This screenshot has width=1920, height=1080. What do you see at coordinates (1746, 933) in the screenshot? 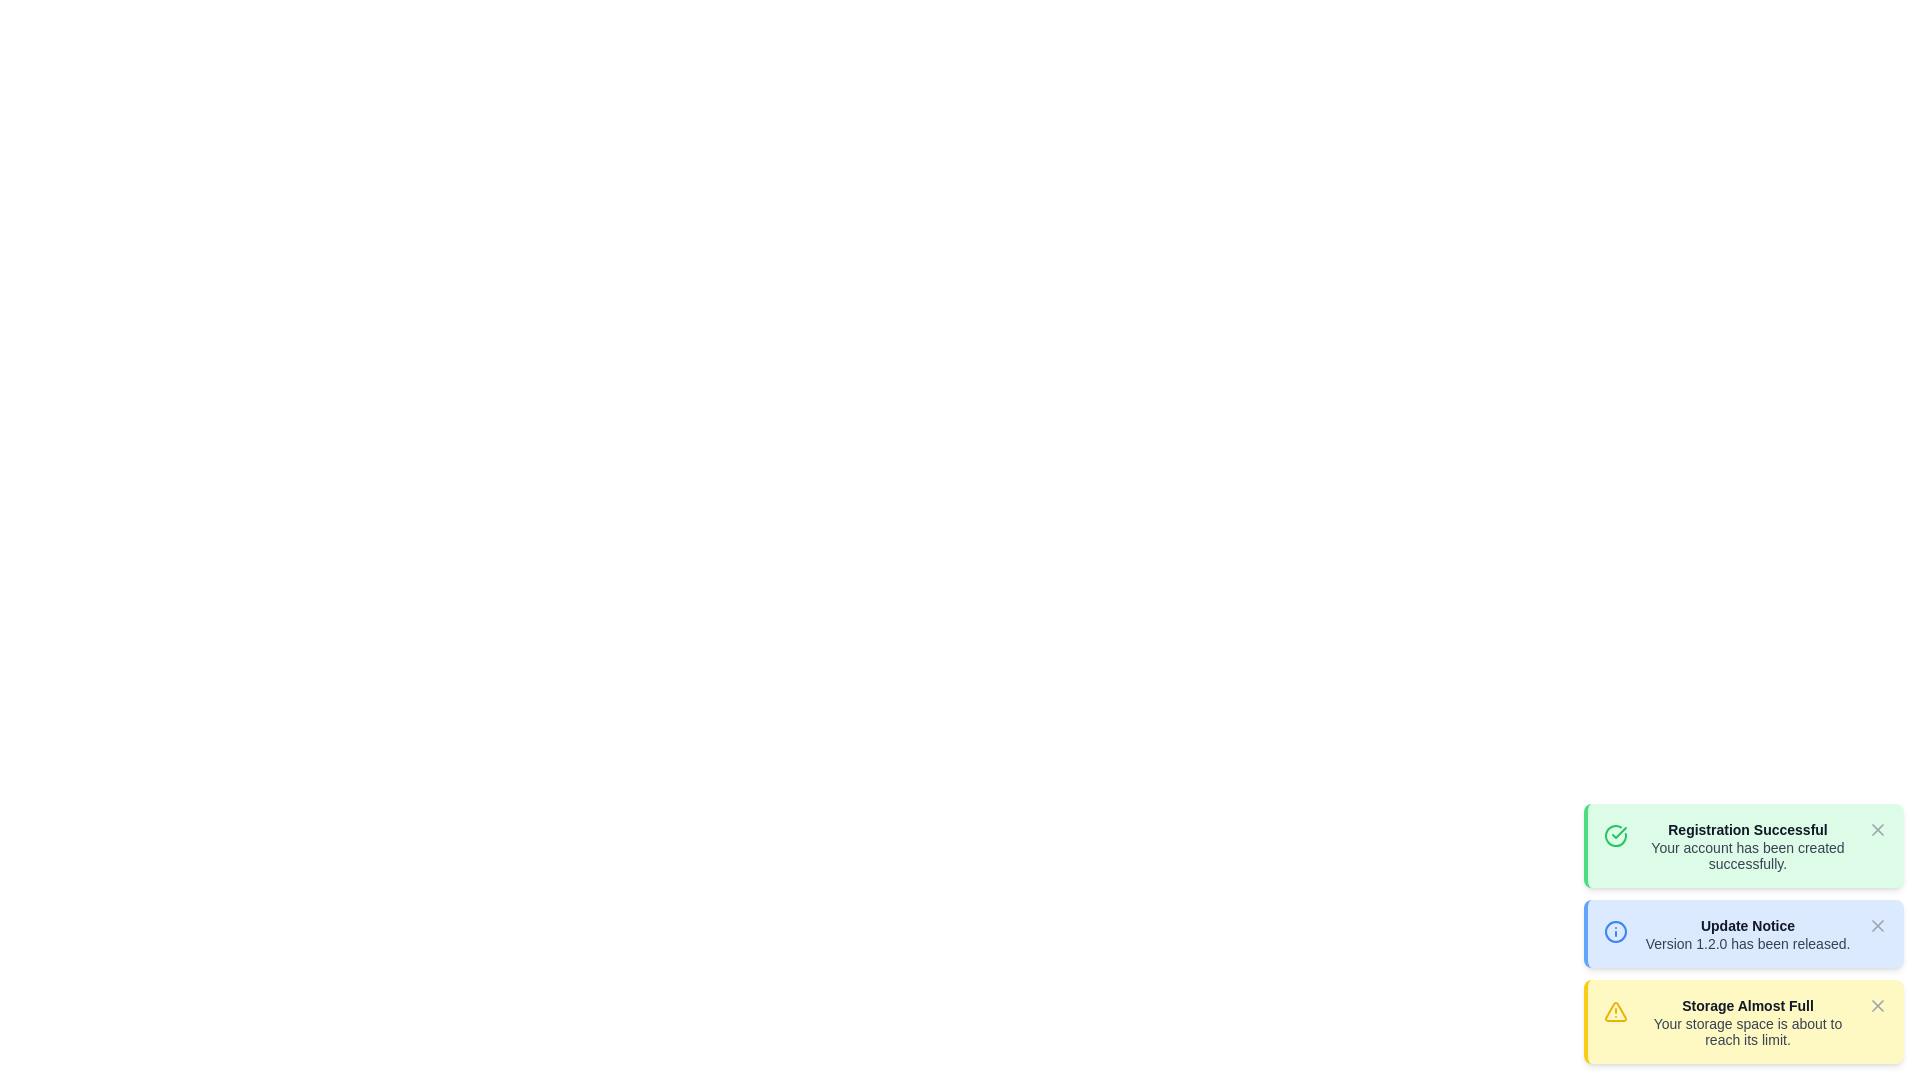
I see `the main notification text for the update information card located in the second notification box, centrally placed below the icon` at bounding box center [1746, 933].